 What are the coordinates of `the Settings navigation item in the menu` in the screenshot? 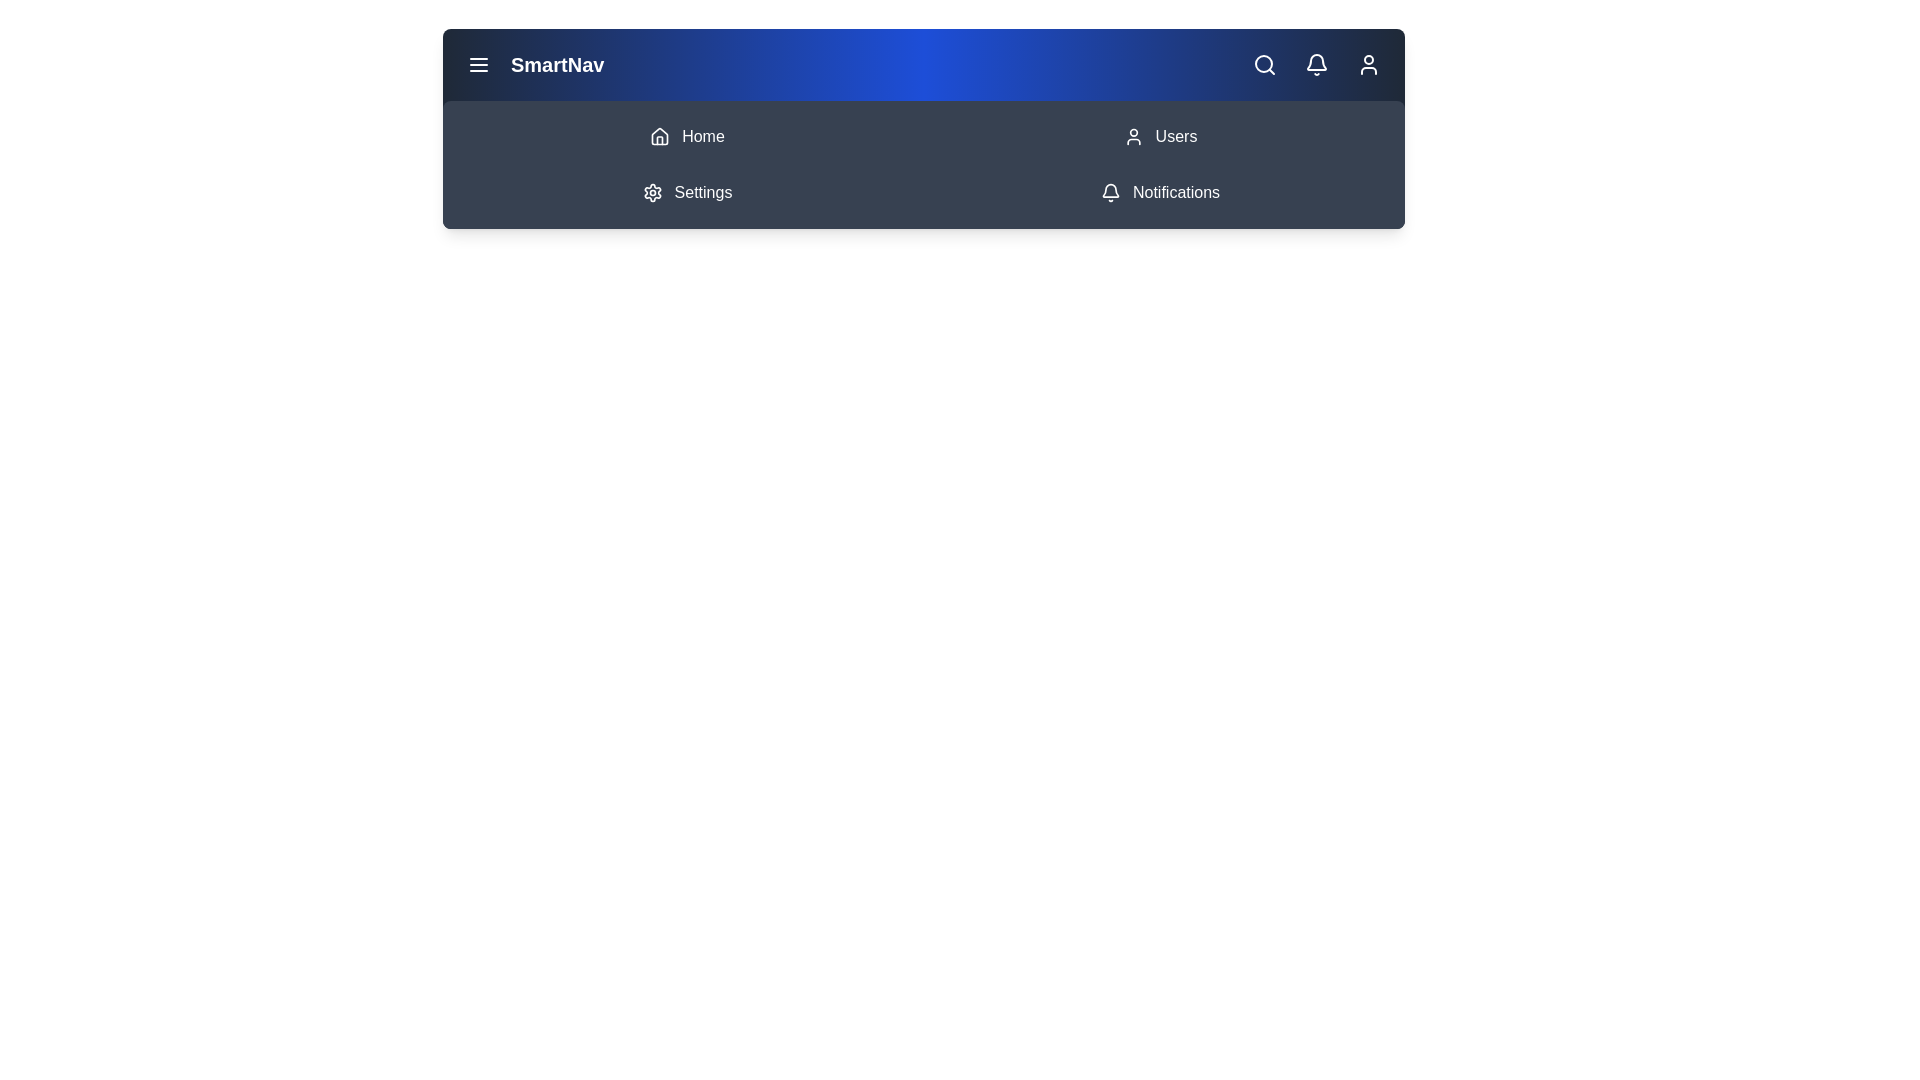 It's located at (687, 192).